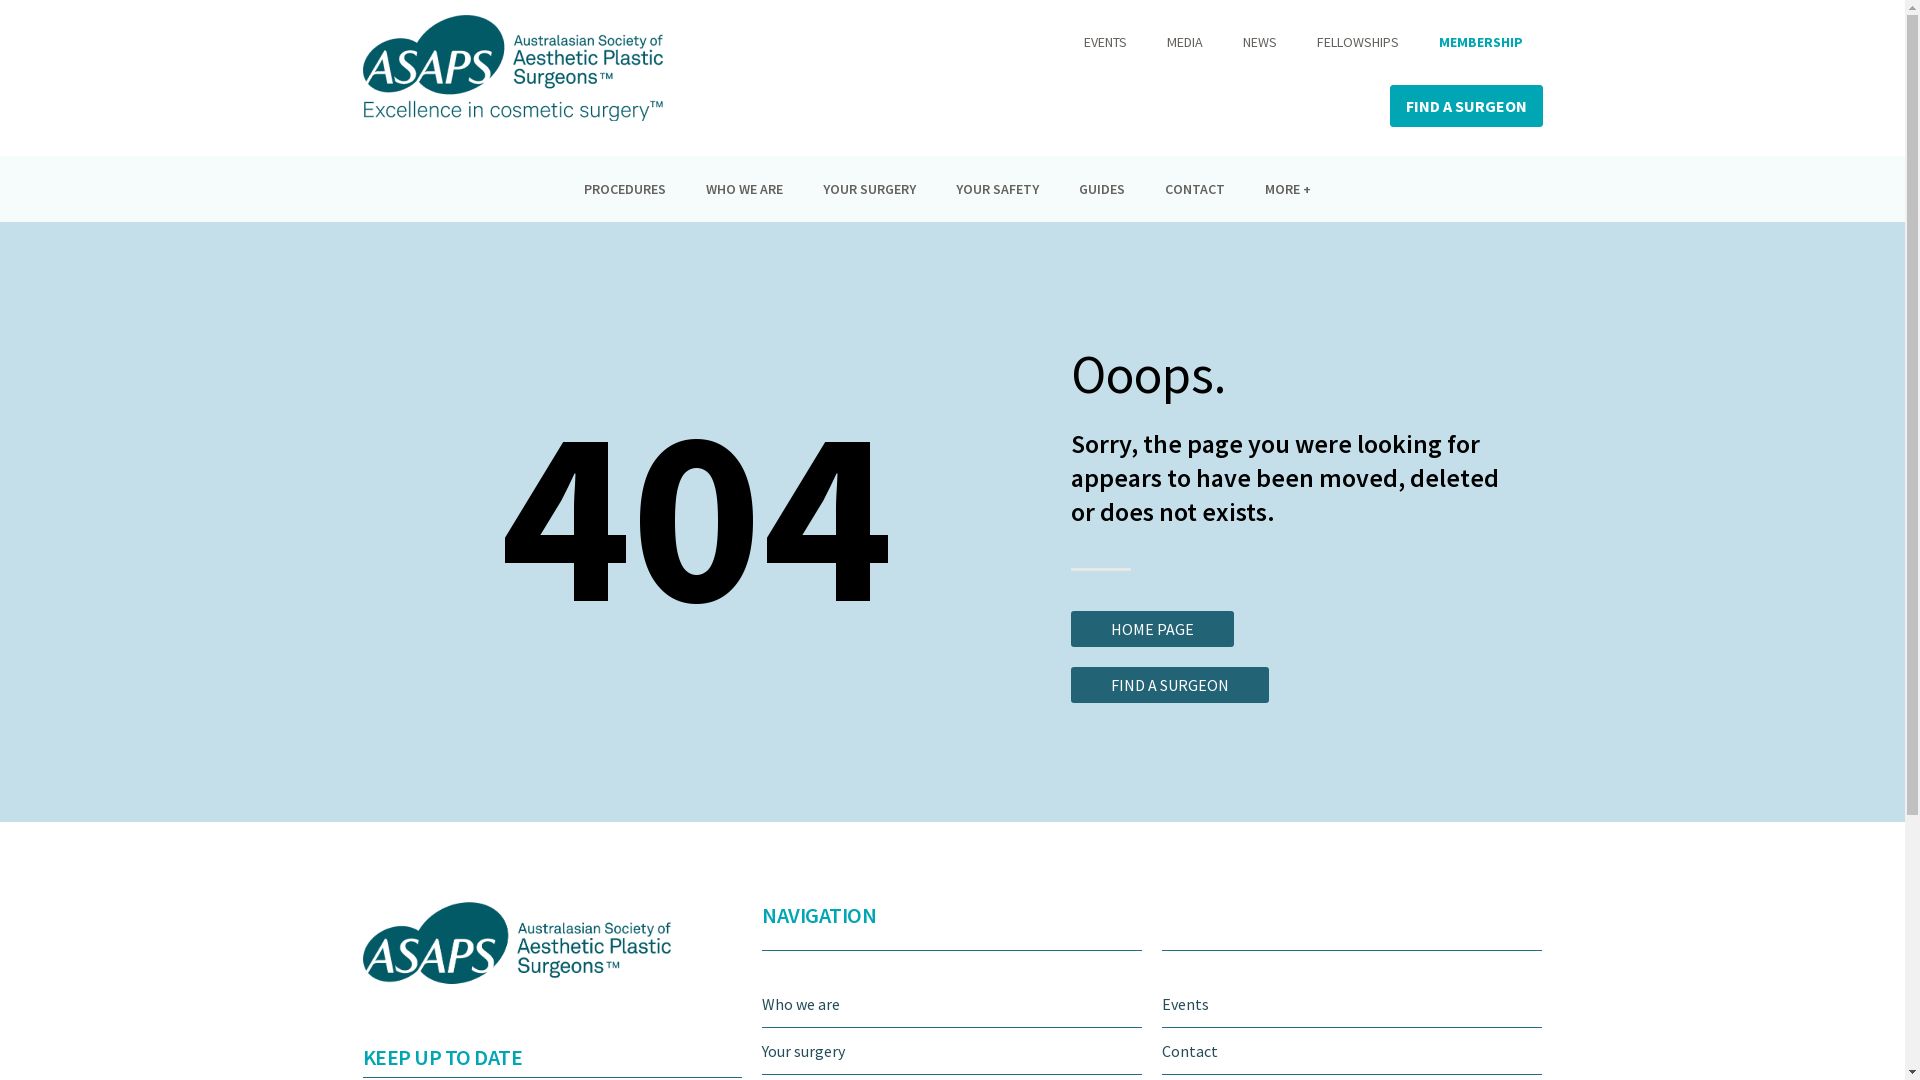  What do you see at coordinates (1466, 105) in the screenshot?
I see `'FIND A SURGEON'` at bounding box center [1466, 105].